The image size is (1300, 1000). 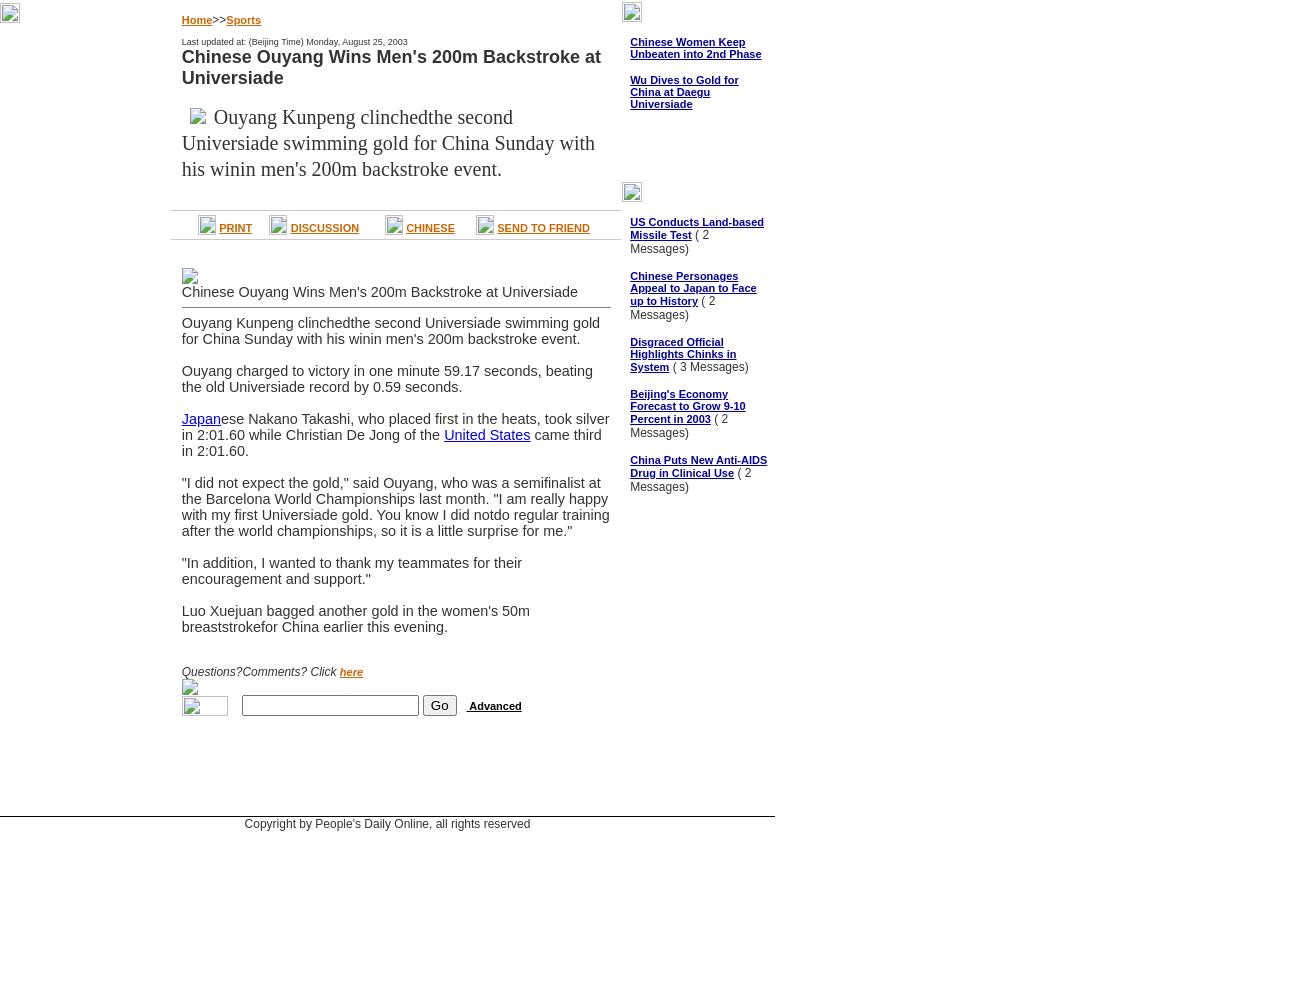 What do you see at coordinates (485, 435) in the screenshot?
I see `'United States'` at bounding box center [485, 435].